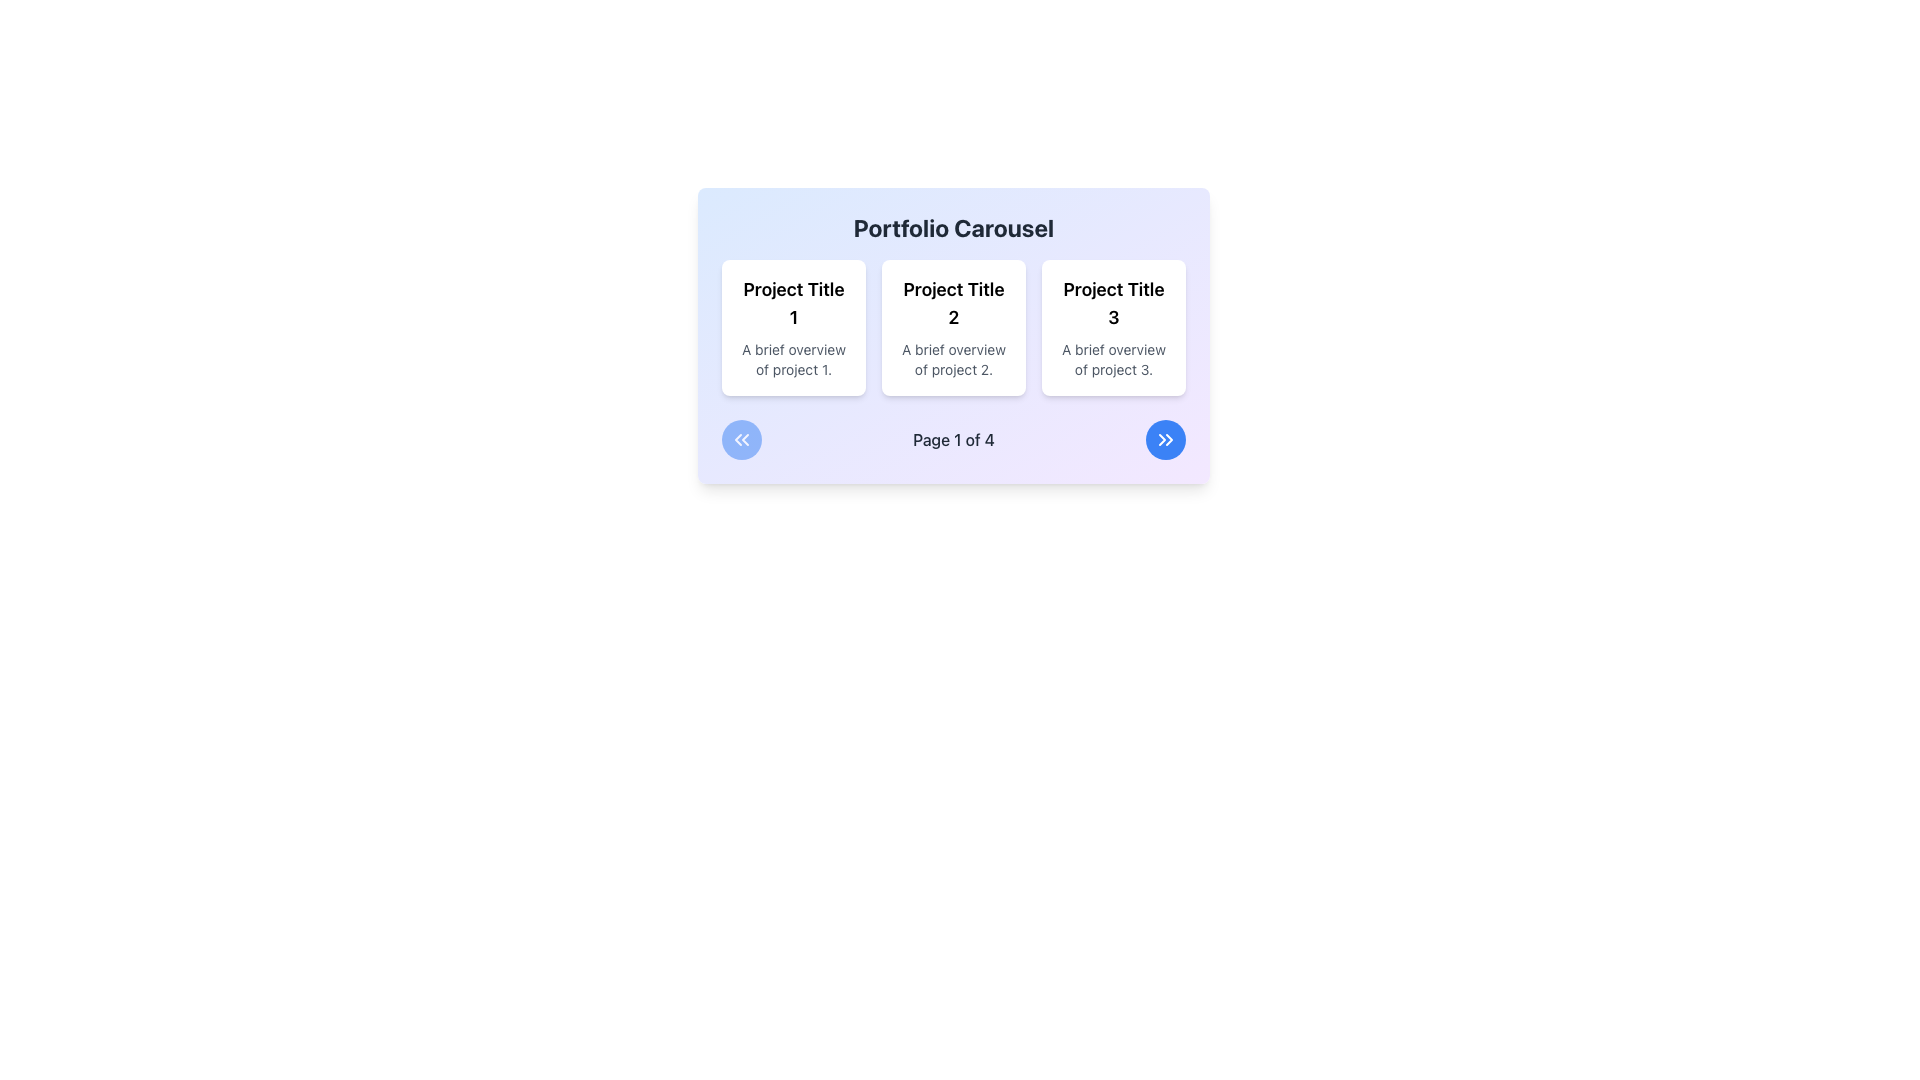 This screenshot has width=1920, height=1080. Describe the element at coordinates (1166, 438) in the screenshot. I see `the double-chevron right SVG icon within the circular blue button located at the bottom-right corner of the portfolio carousel` at that location.